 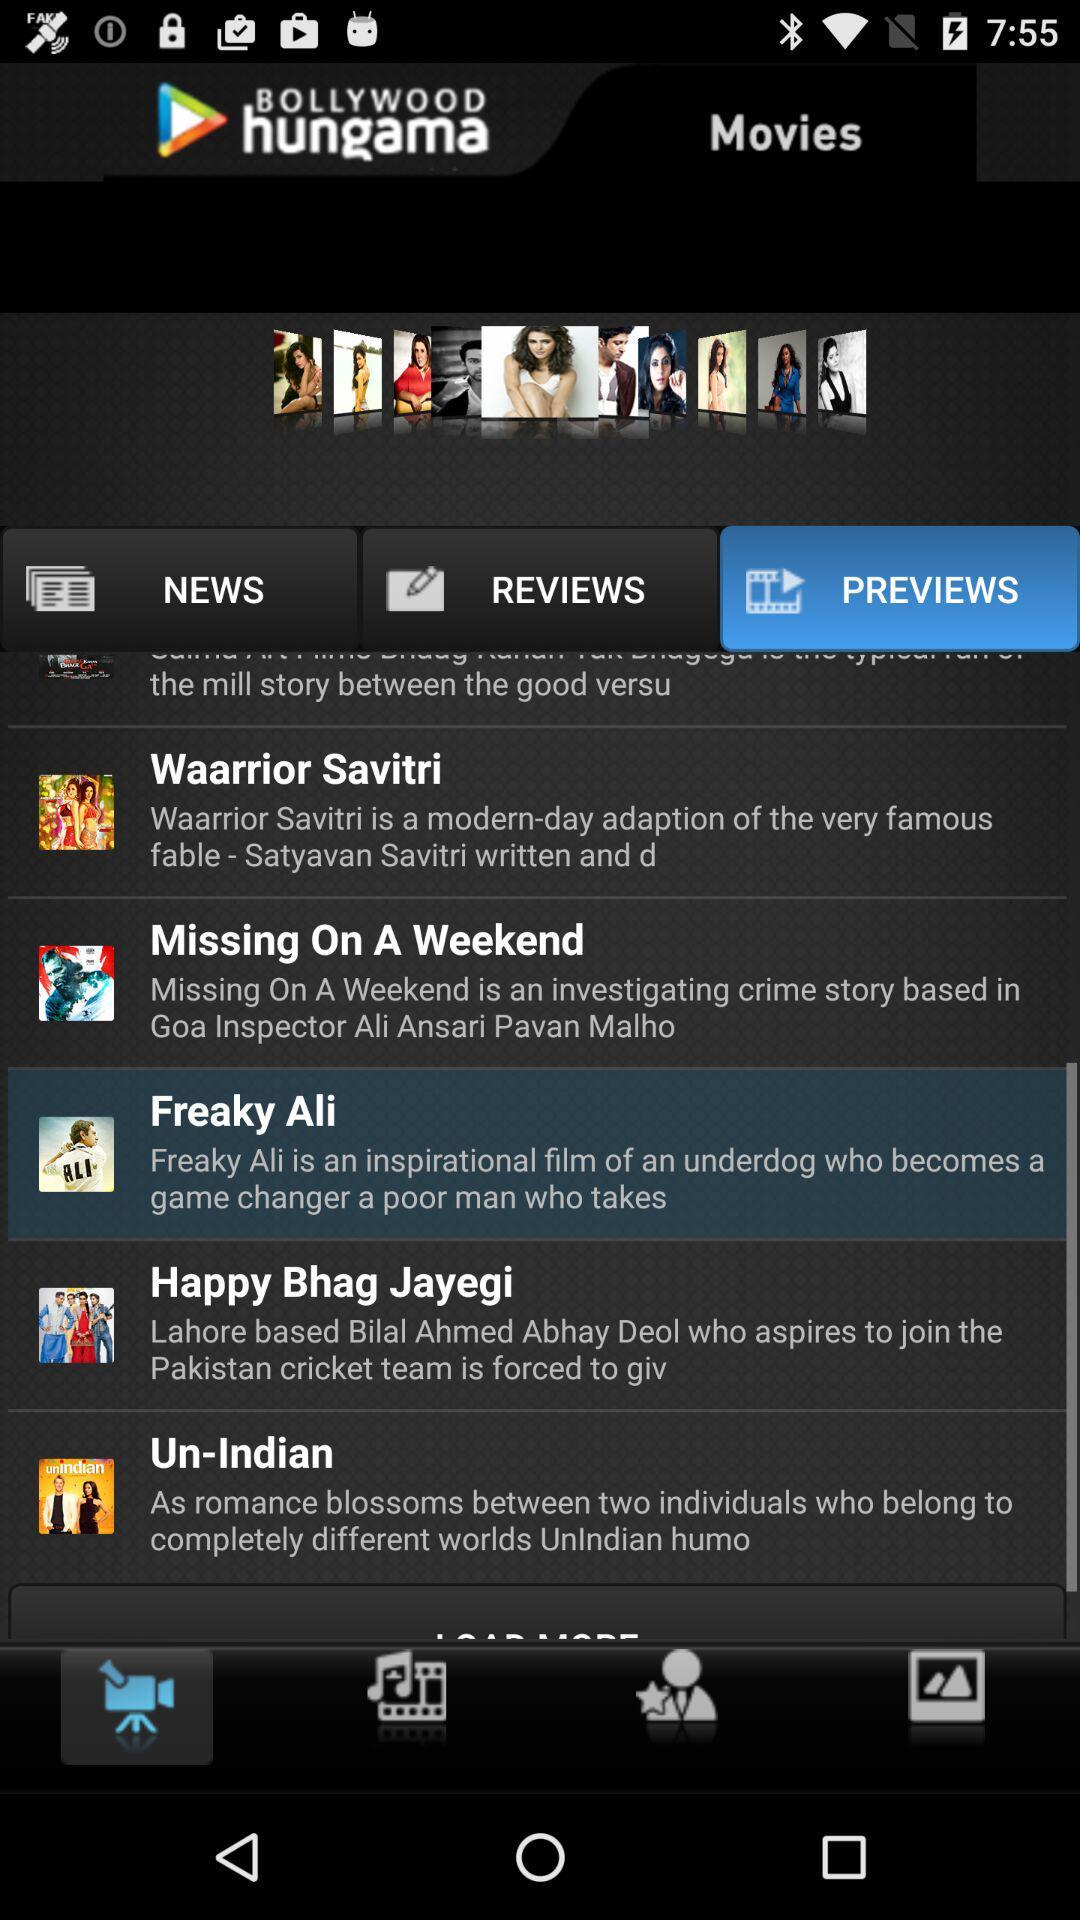 What do you see at coordinates (75, 1325) in the screenshot?
I see `image before happy bhag jayegi text` at bounding box center [75, 1325].